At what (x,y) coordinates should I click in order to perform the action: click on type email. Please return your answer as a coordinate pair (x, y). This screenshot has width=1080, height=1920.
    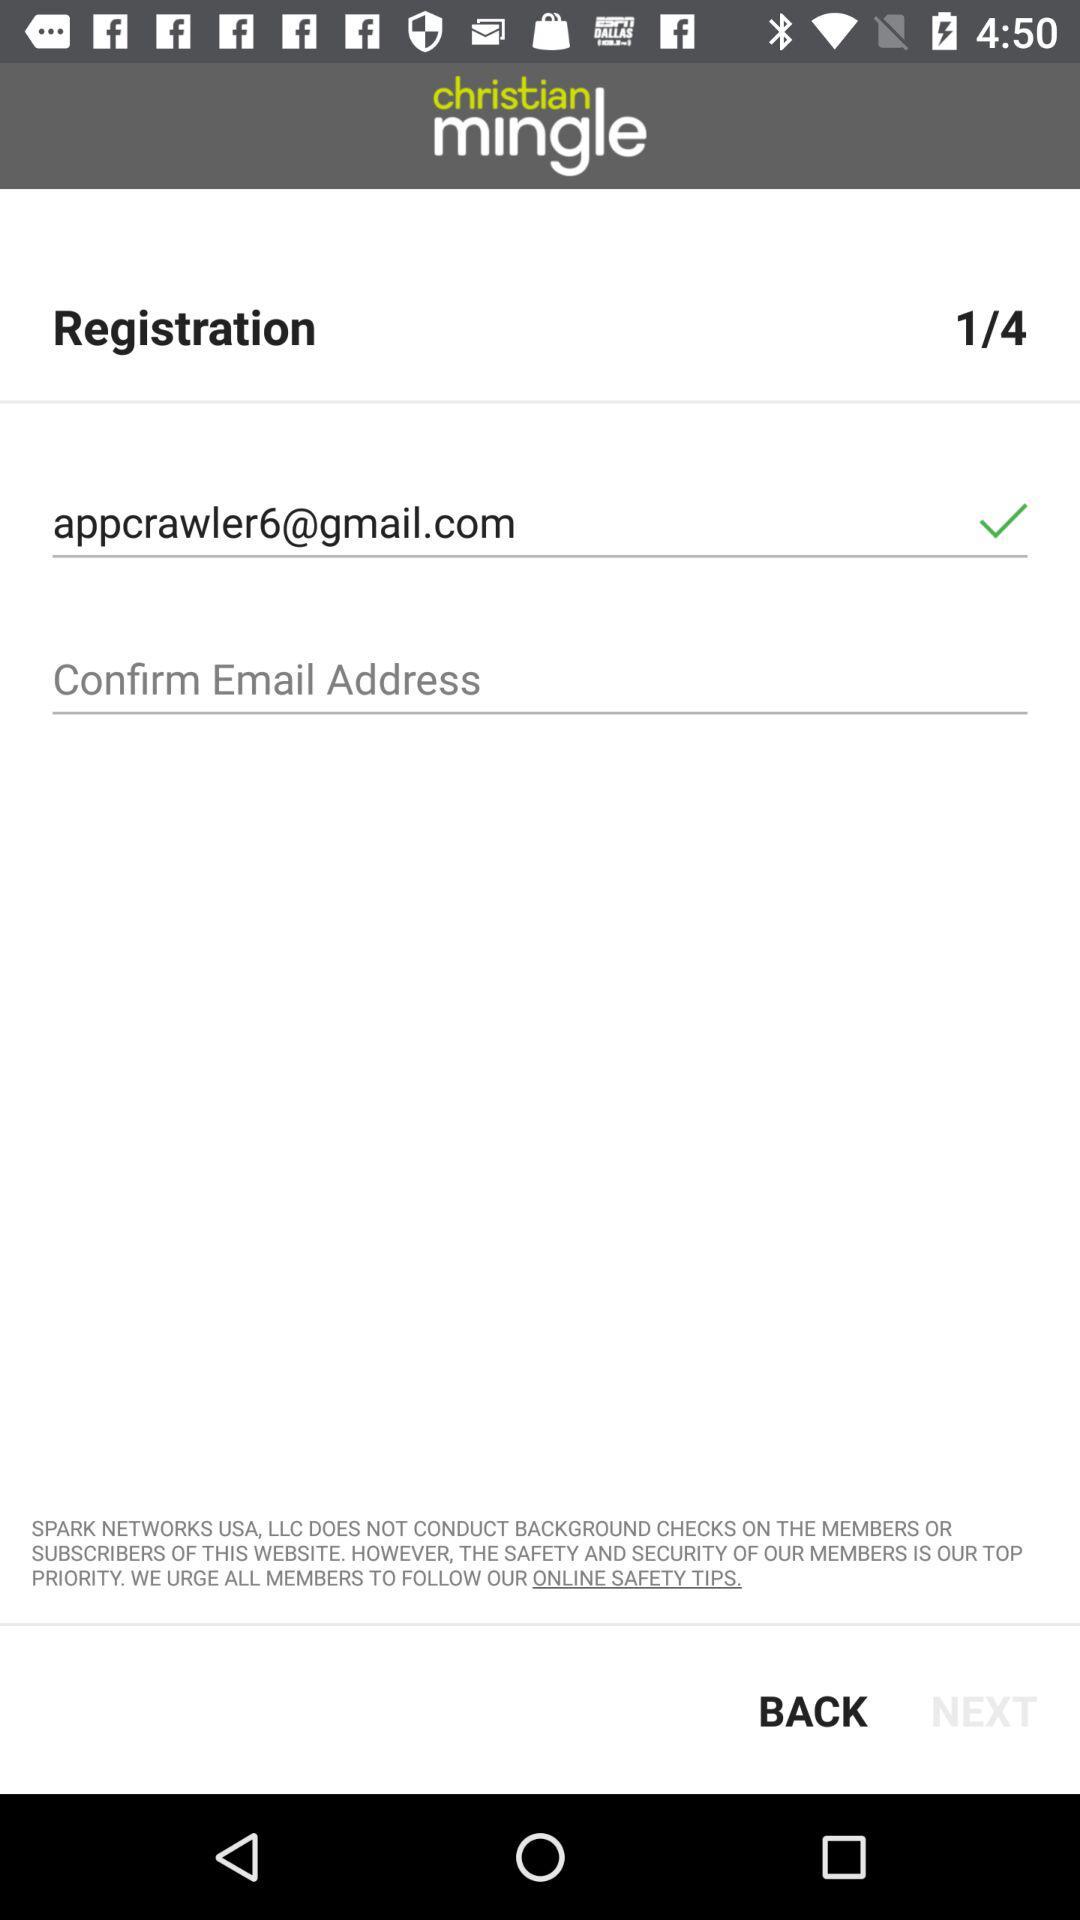
    Looking at the image, I should click on (540, 679).